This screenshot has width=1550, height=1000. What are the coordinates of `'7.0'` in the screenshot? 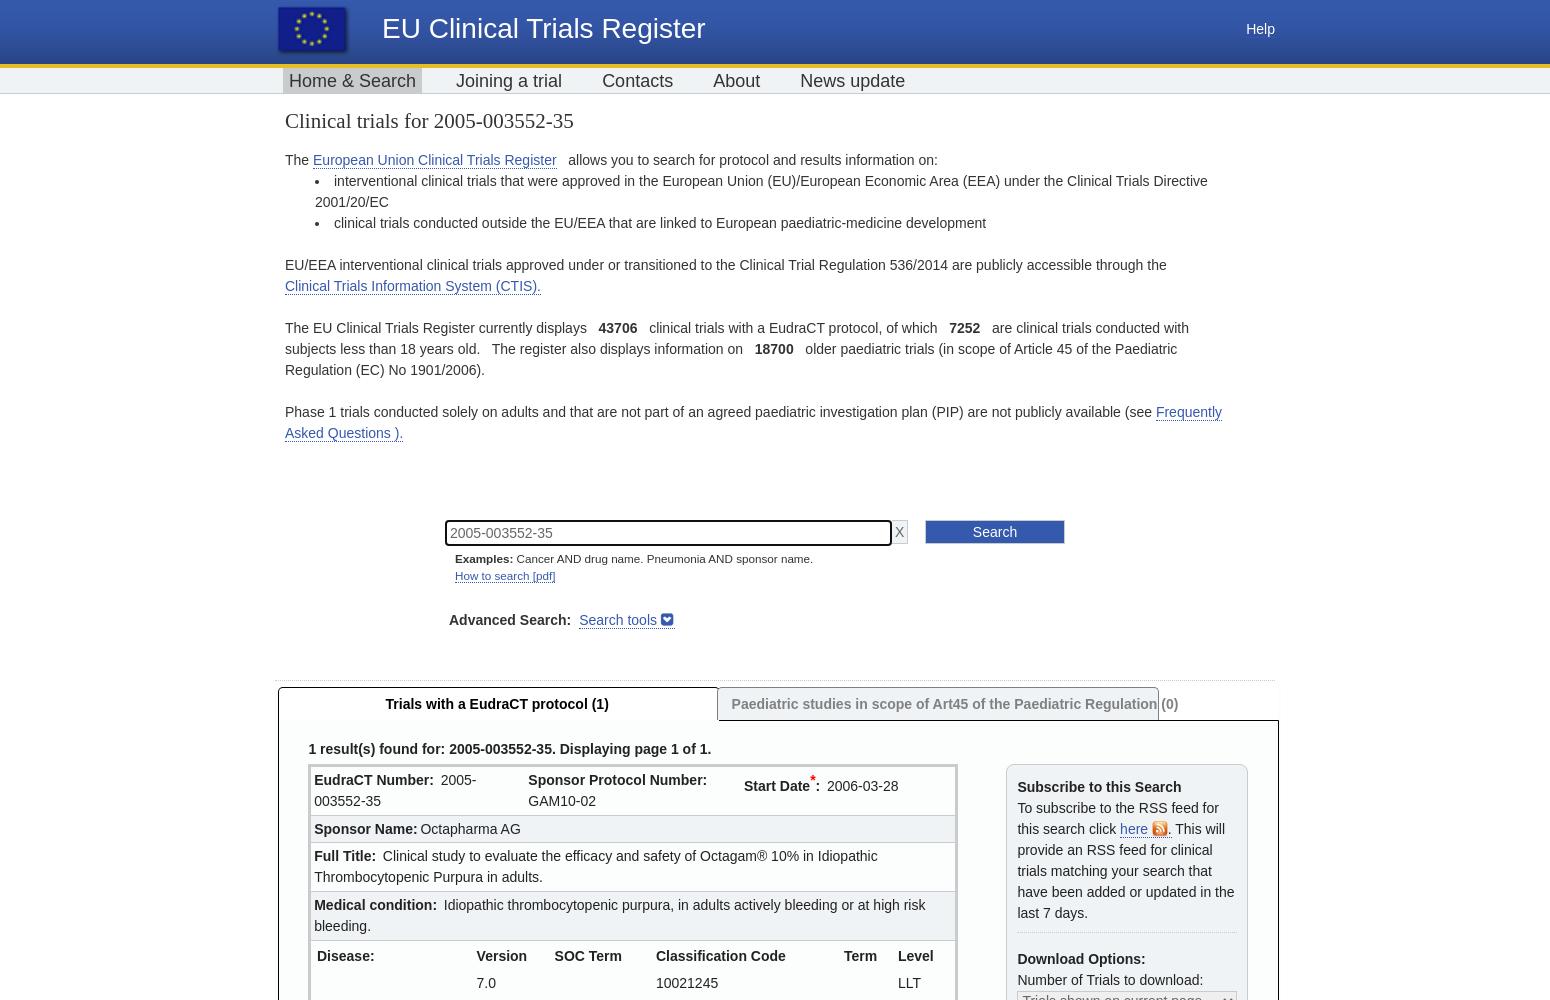 It's located at (484, 981).